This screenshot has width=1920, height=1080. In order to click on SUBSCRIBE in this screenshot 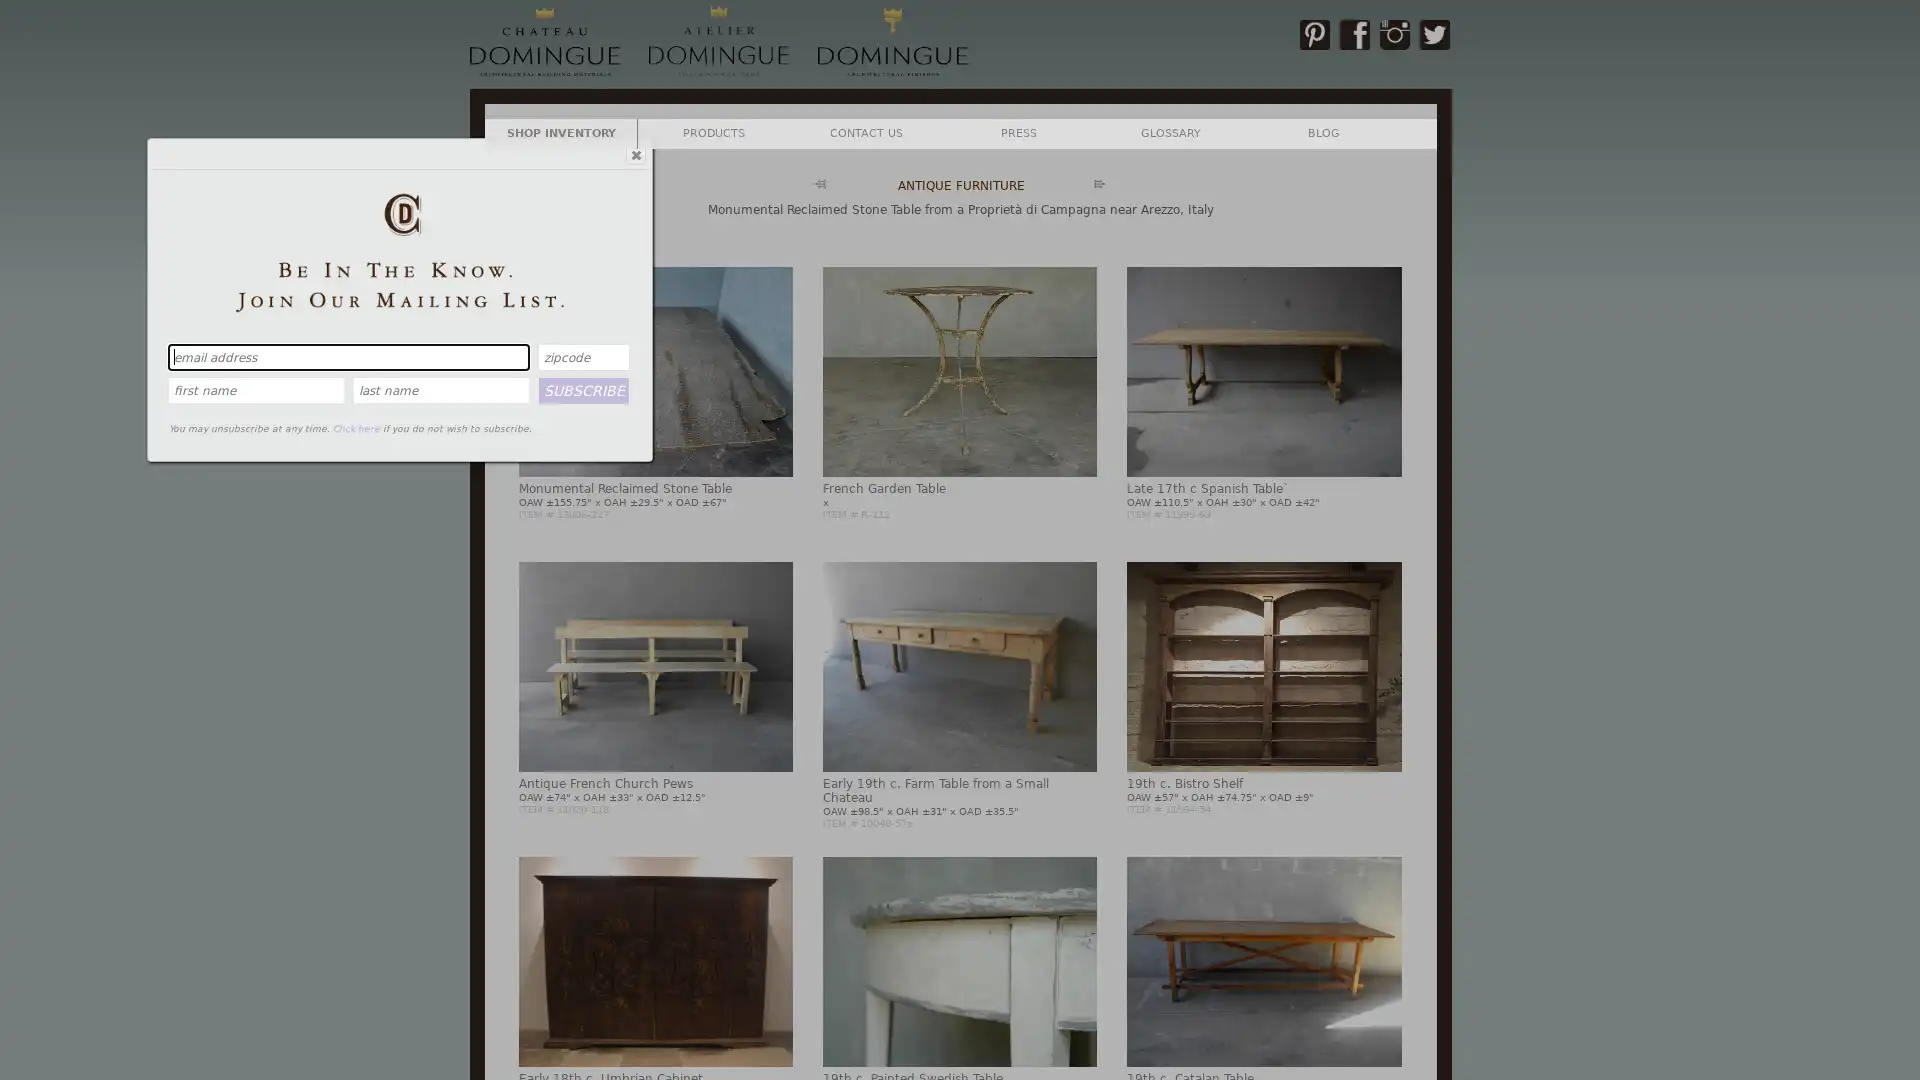, I will do `click(583, 389)`.